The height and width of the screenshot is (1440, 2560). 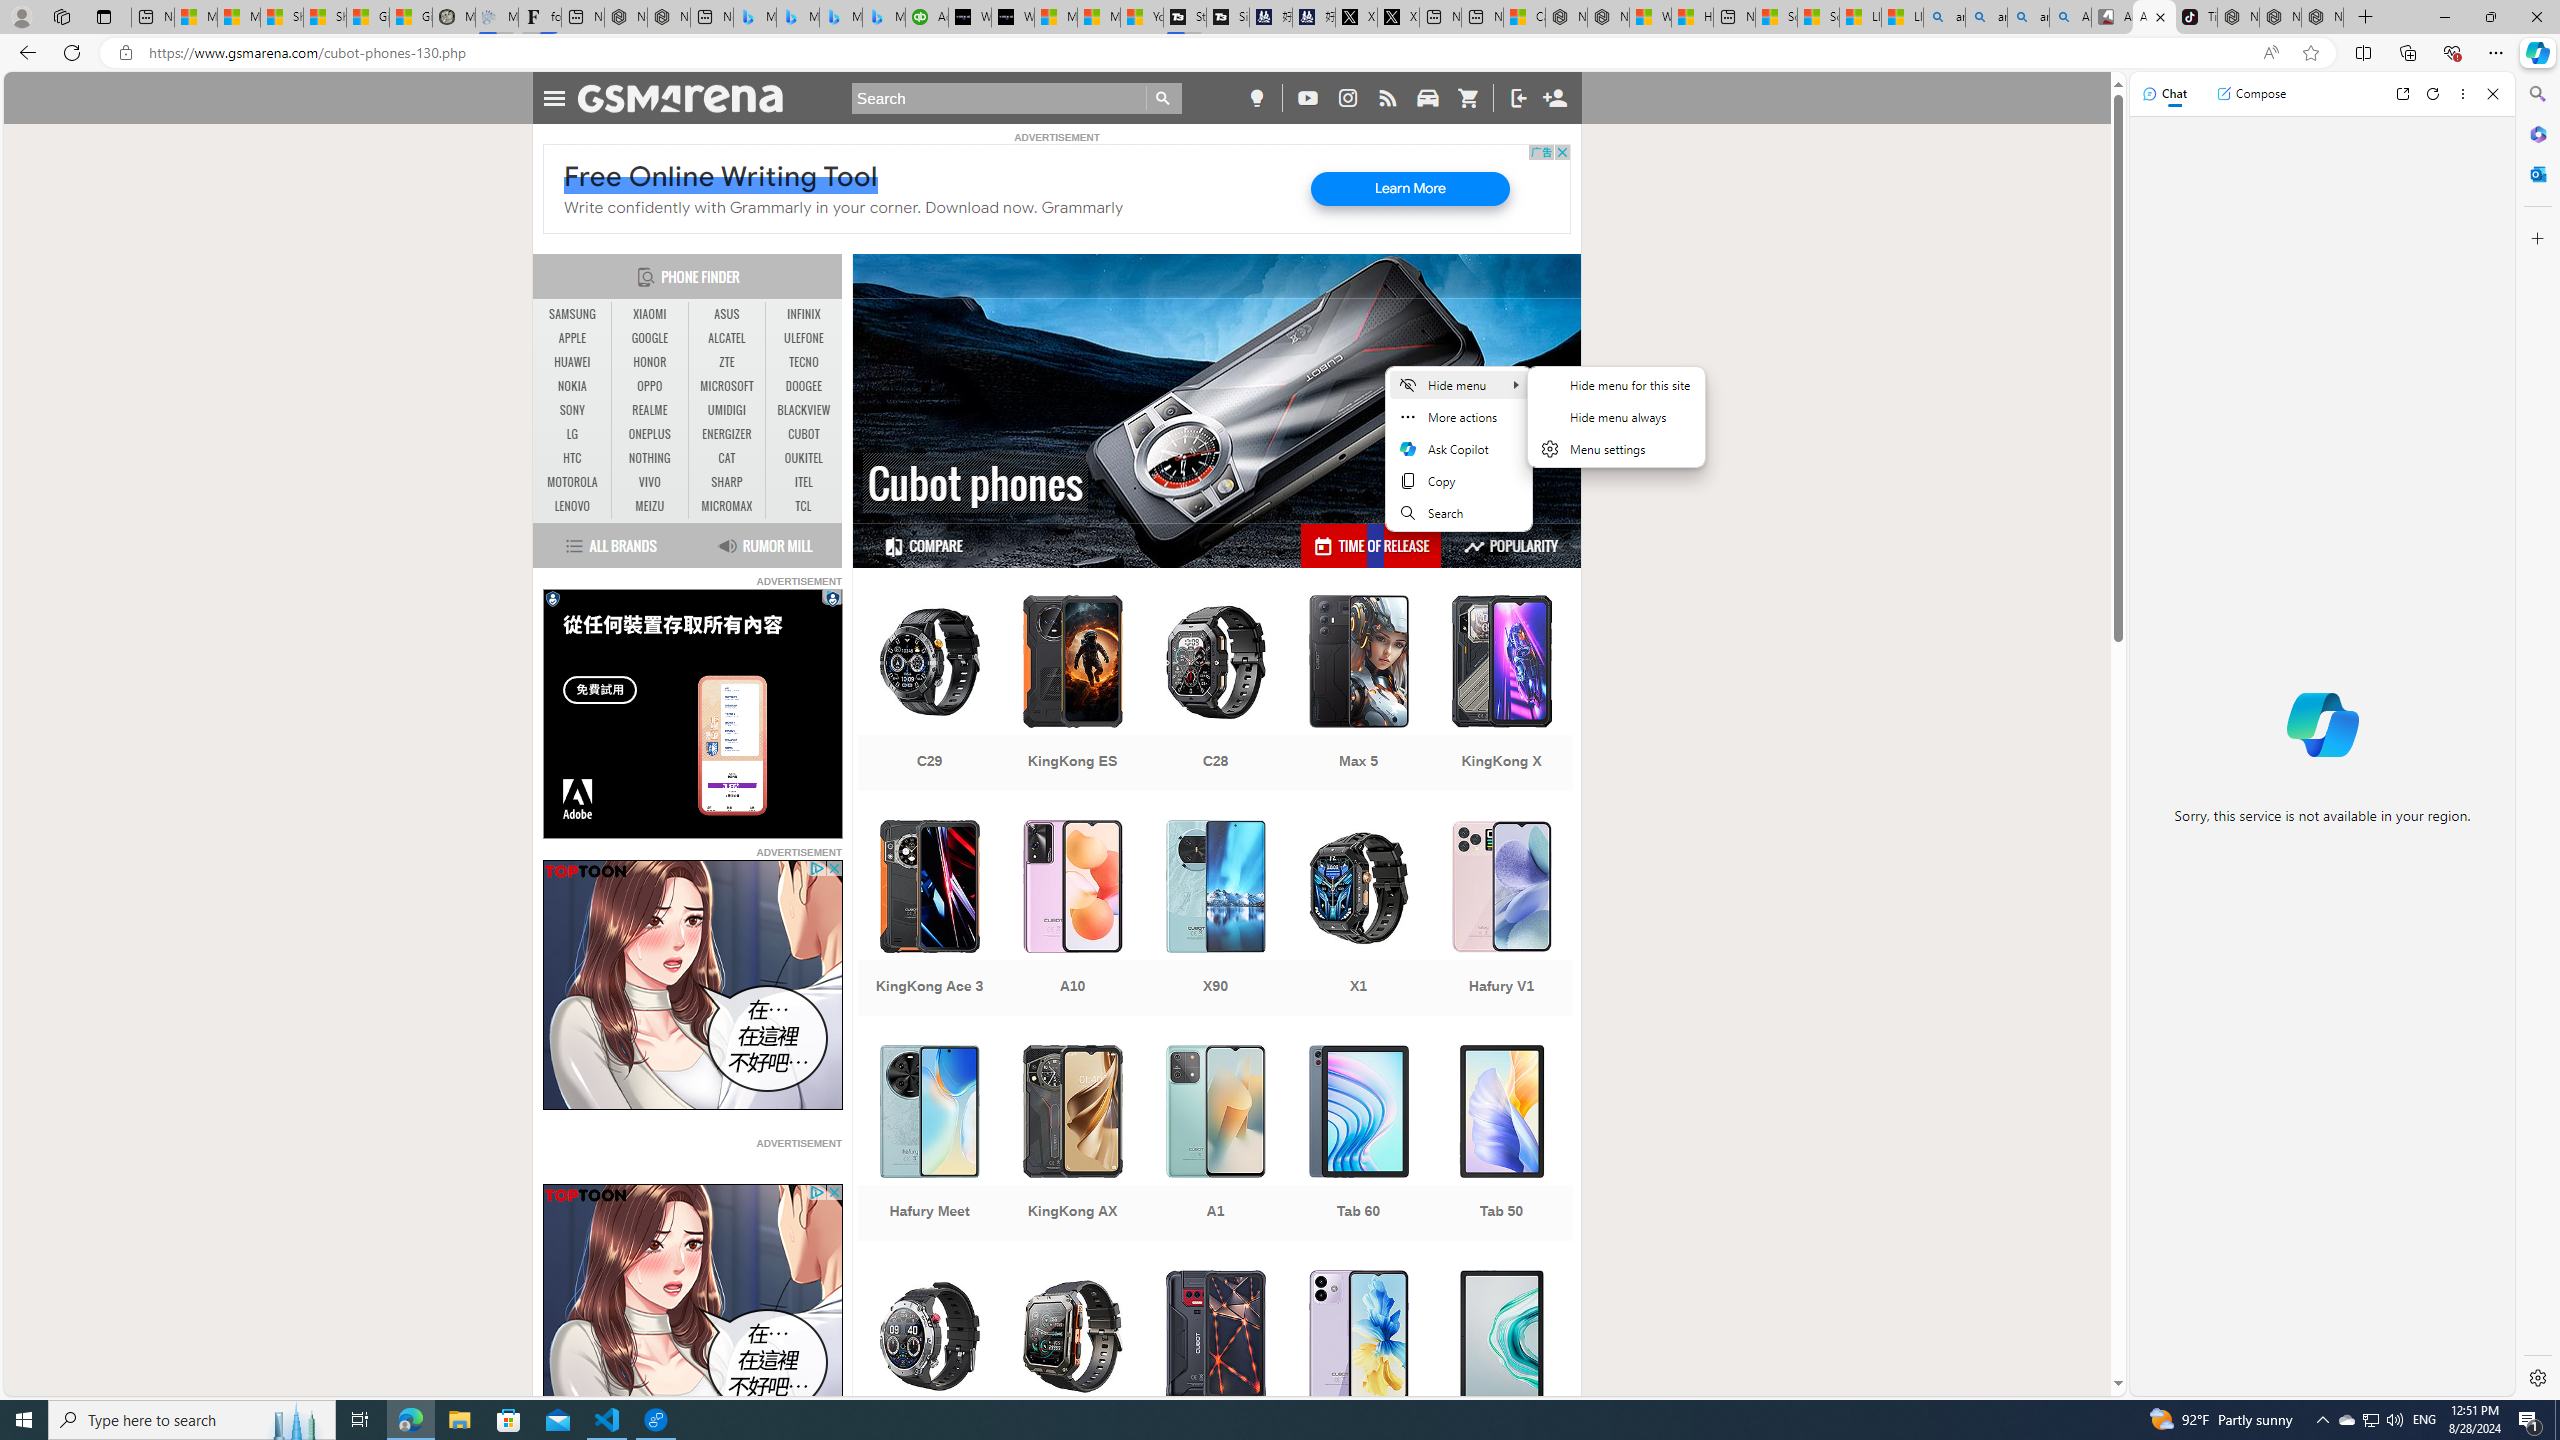 I want to click on 'OPPO', so click(x=649, y=386).